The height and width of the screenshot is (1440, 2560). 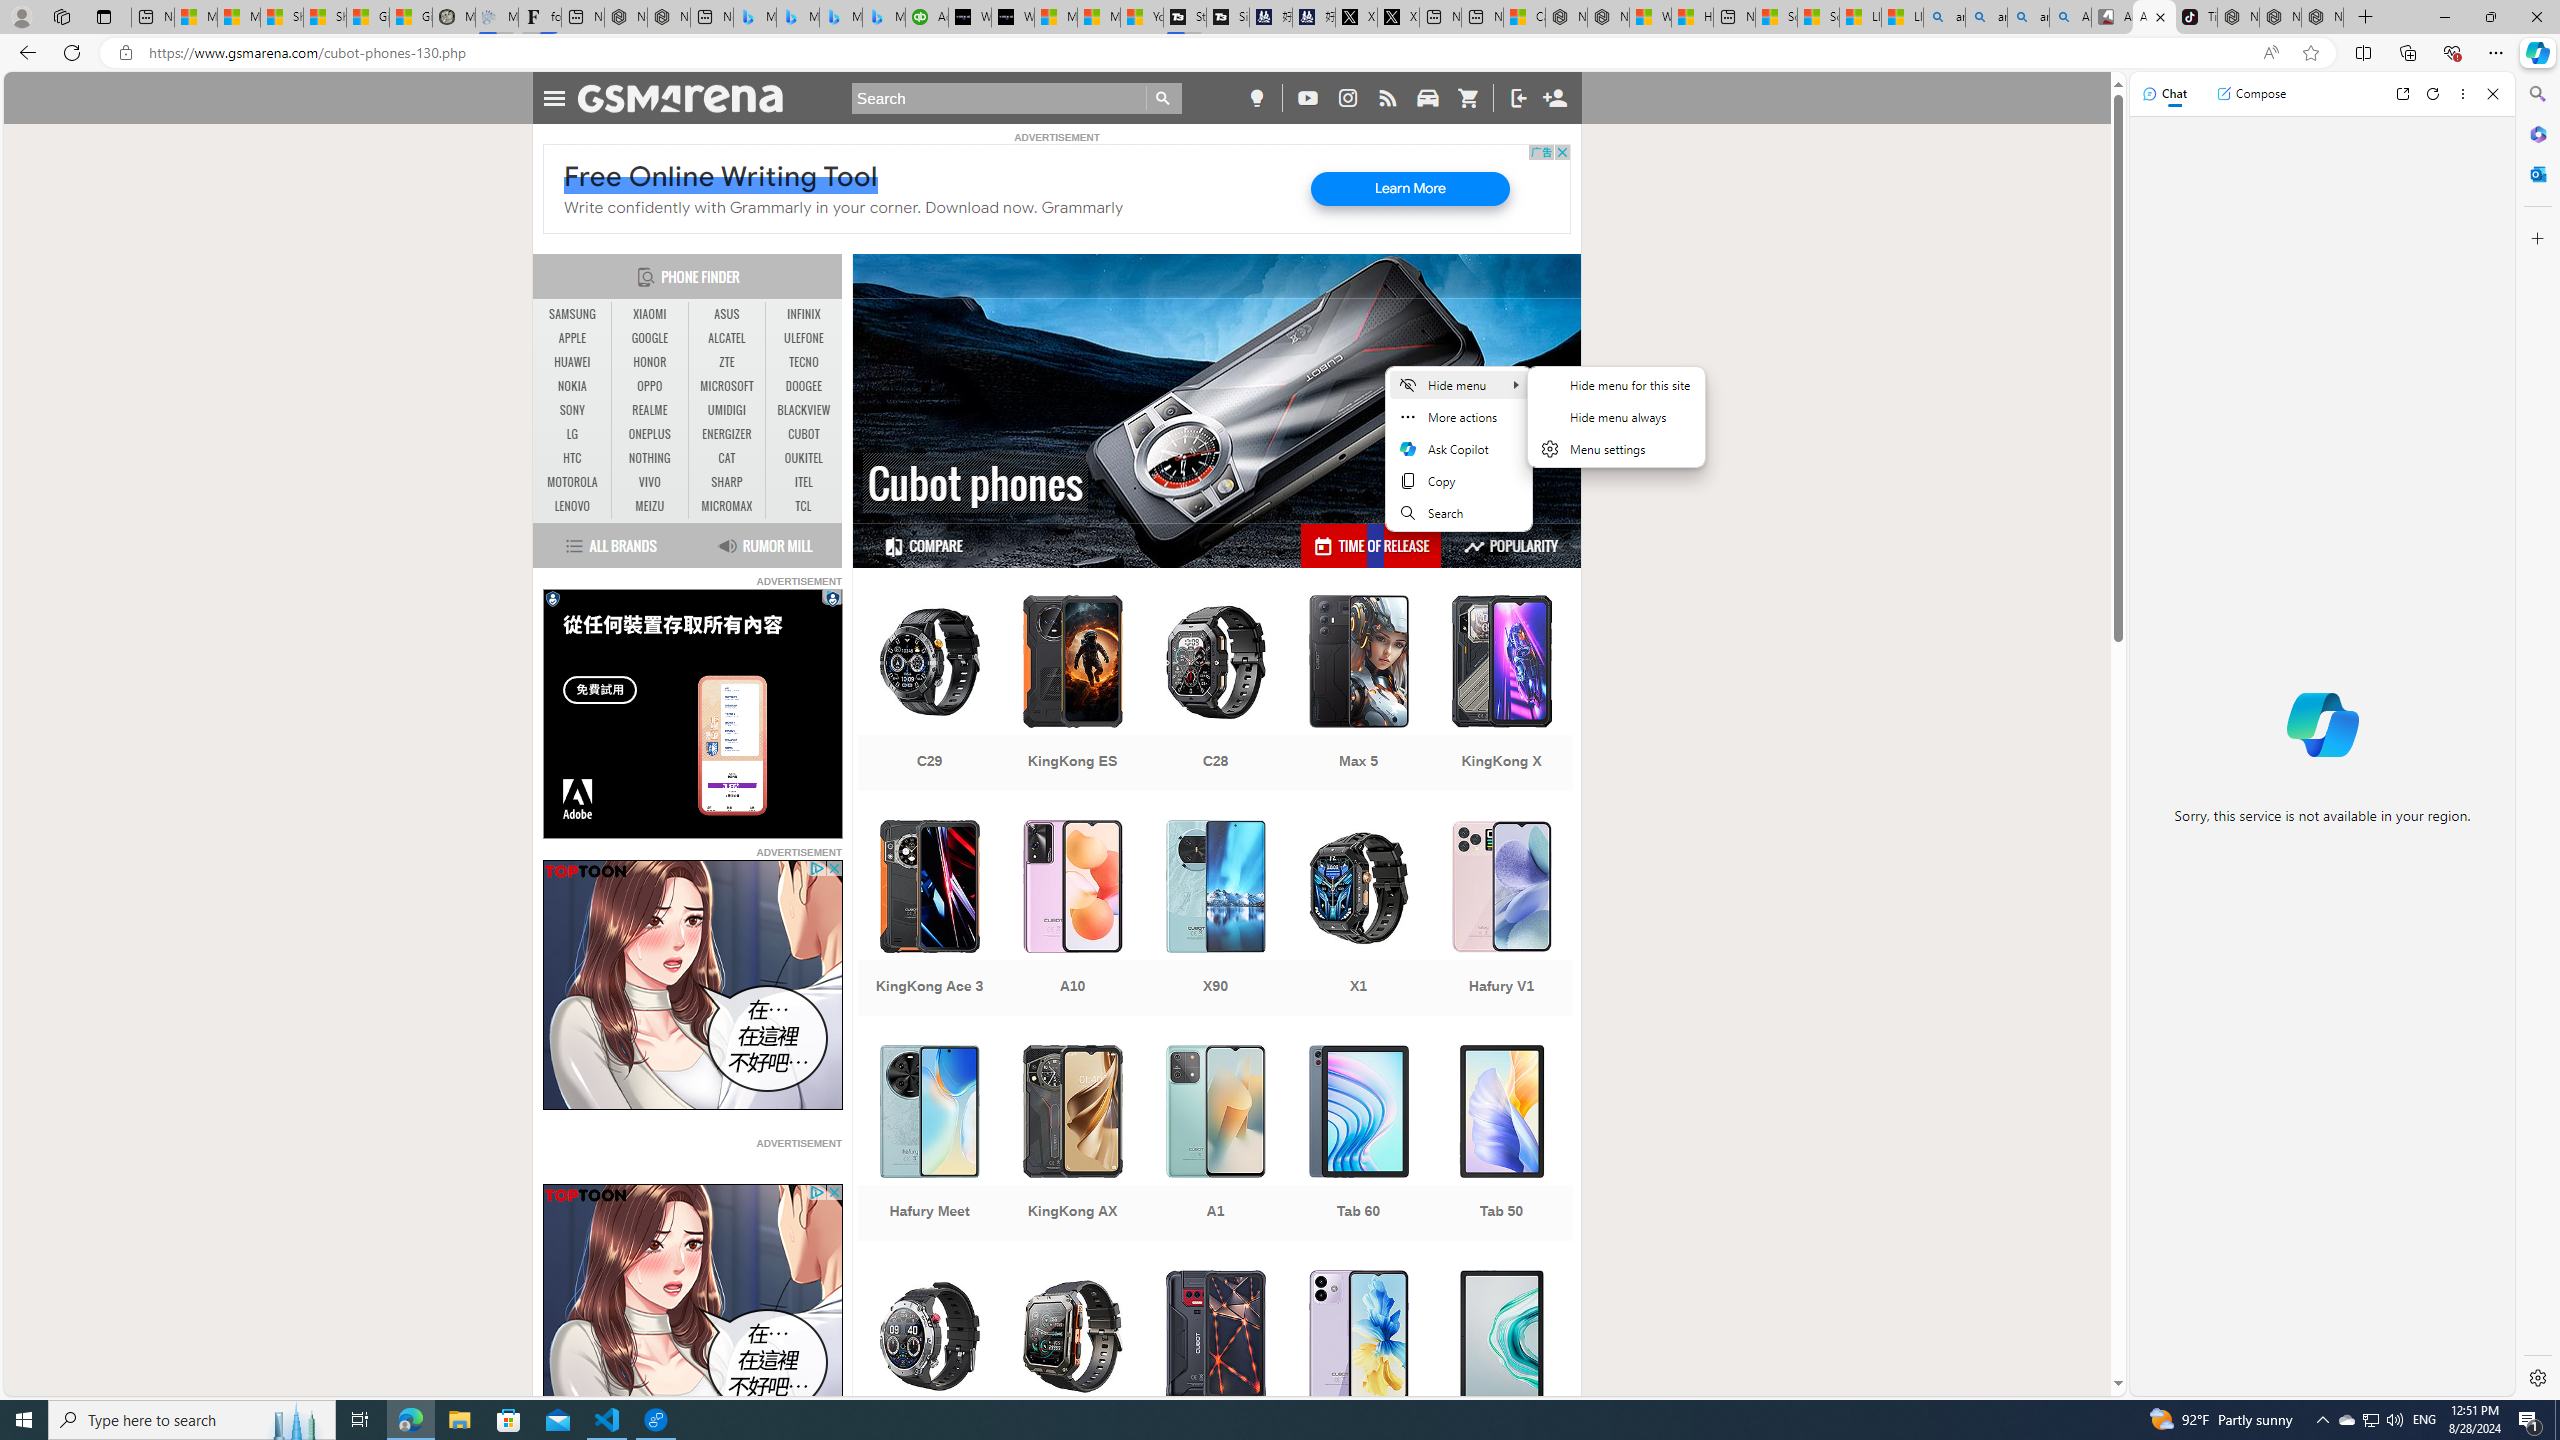 I want to click on 'OPPO', so click(x=649, y=386).